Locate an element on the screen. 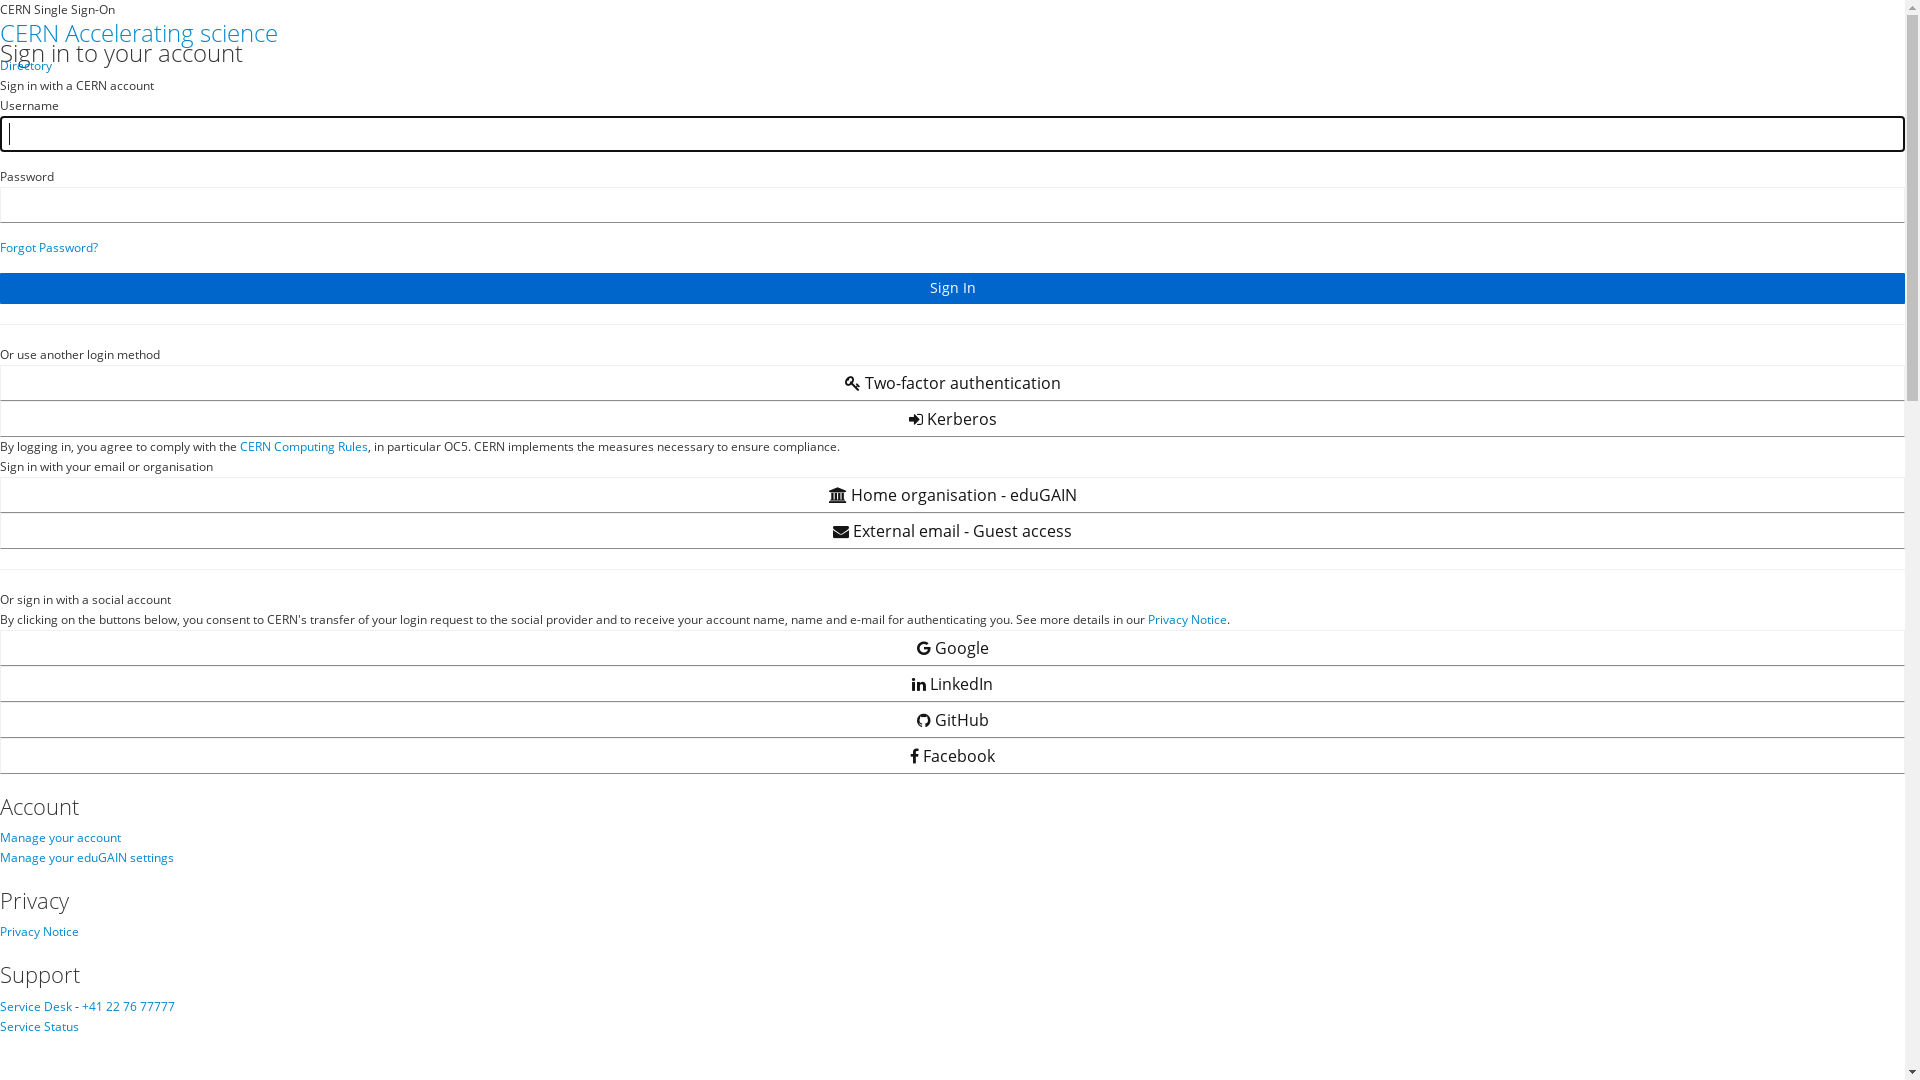 The image size is (1920, 1080). 'Kerberos' is located at coordinates (951, 418).